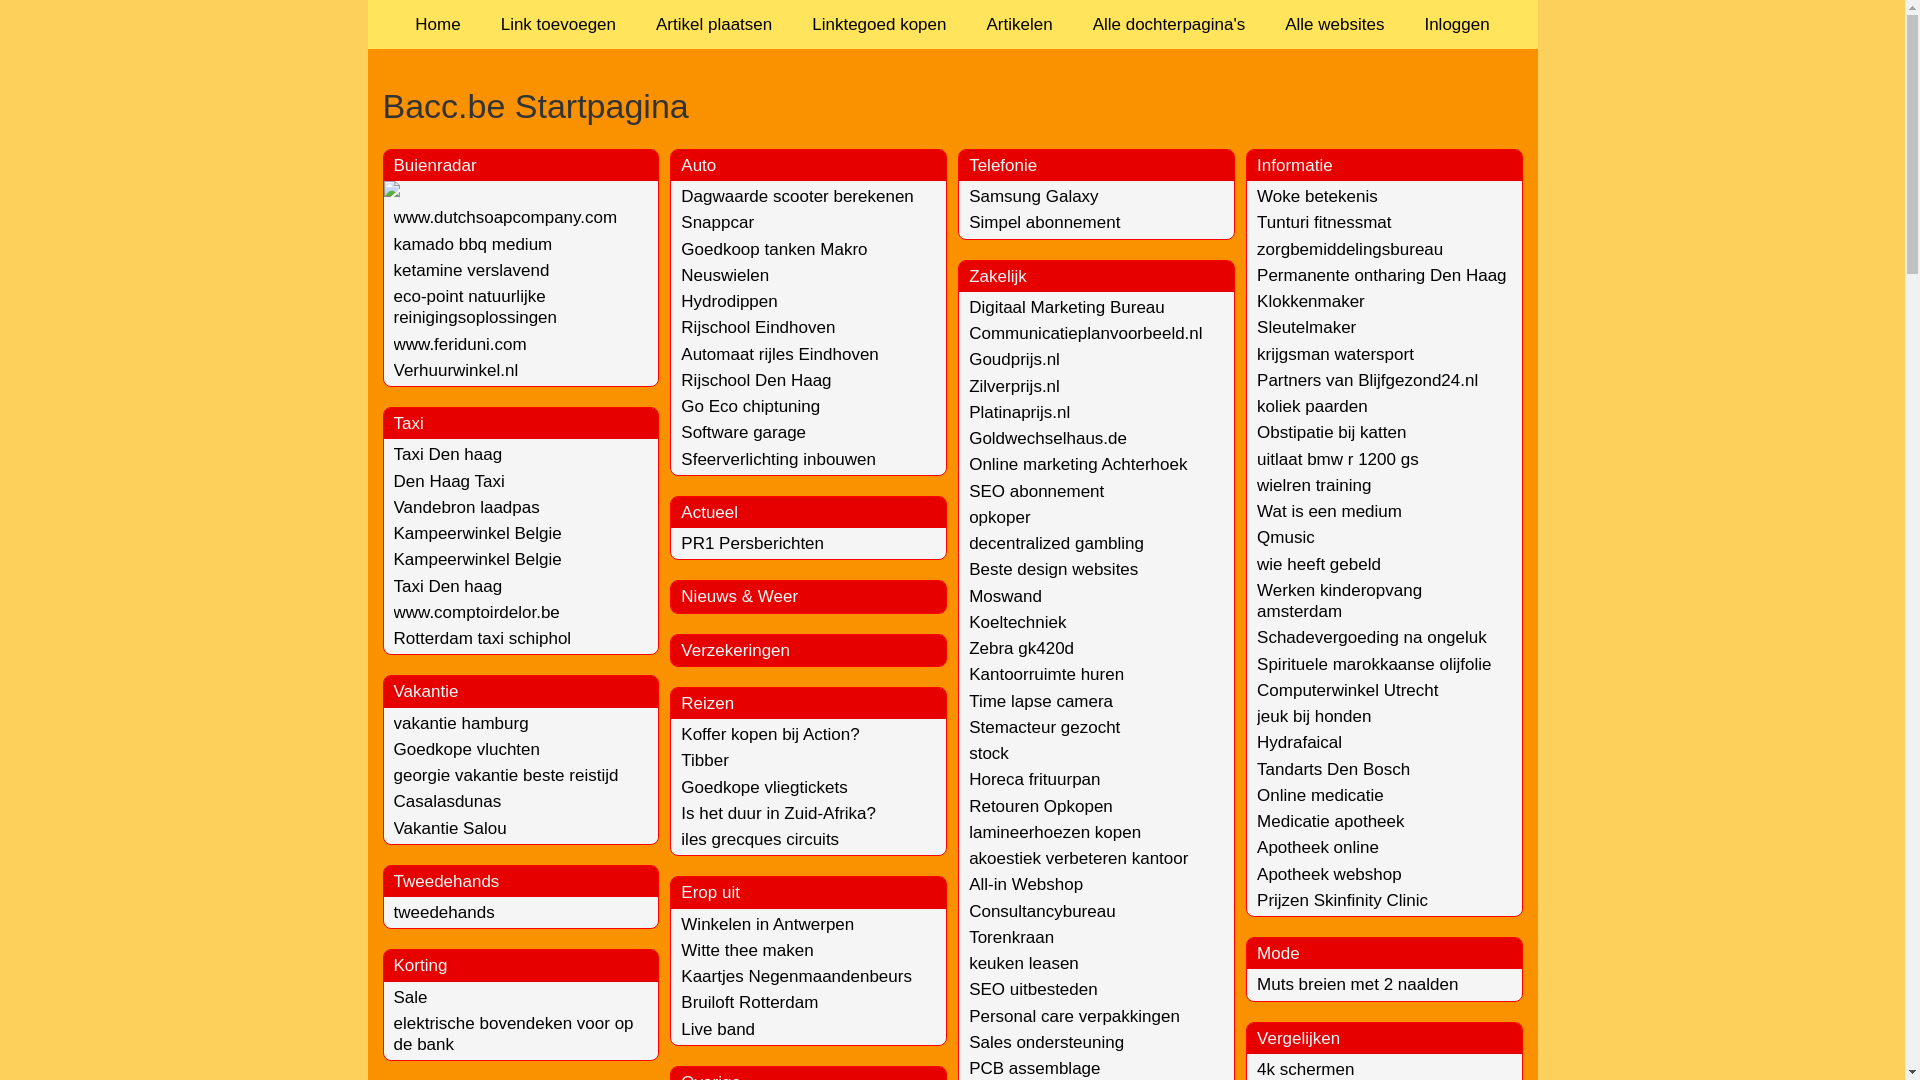  I want to click on 'Auto', so click(698, 164).